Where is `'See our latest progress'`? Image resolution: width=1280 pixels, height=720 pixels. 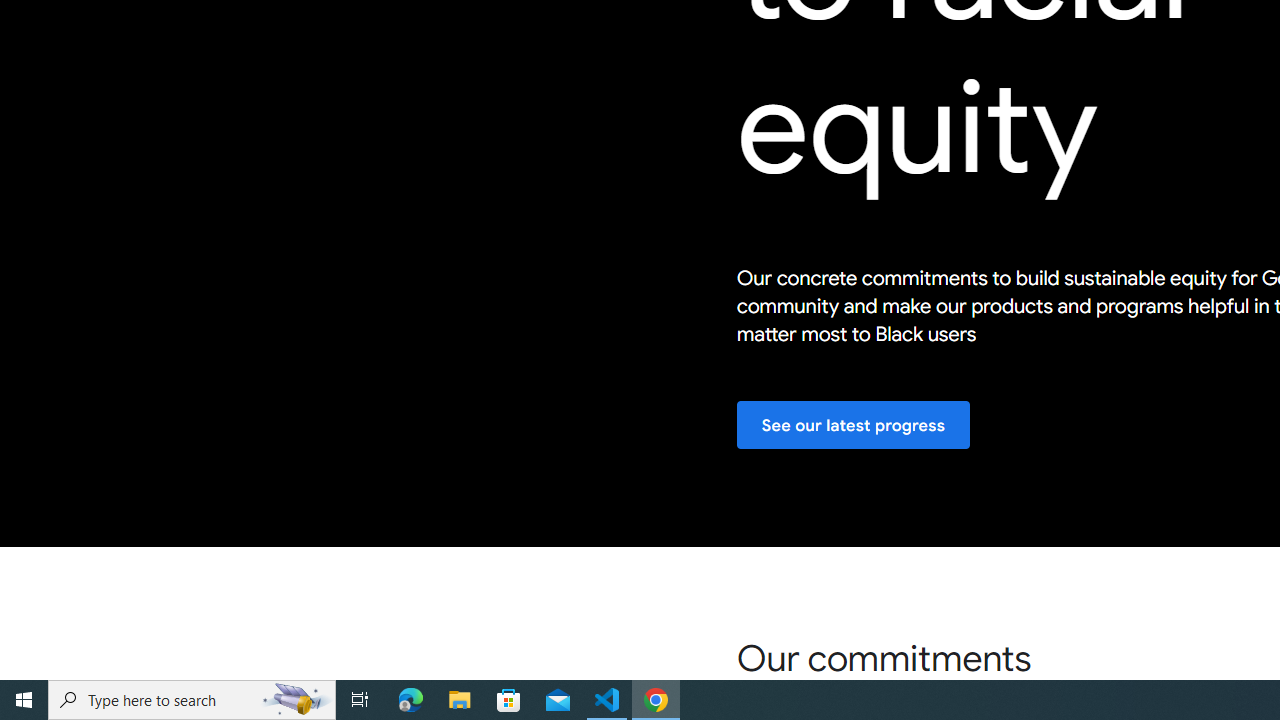
'See our latest progress' is located at coordinates (853, 424).